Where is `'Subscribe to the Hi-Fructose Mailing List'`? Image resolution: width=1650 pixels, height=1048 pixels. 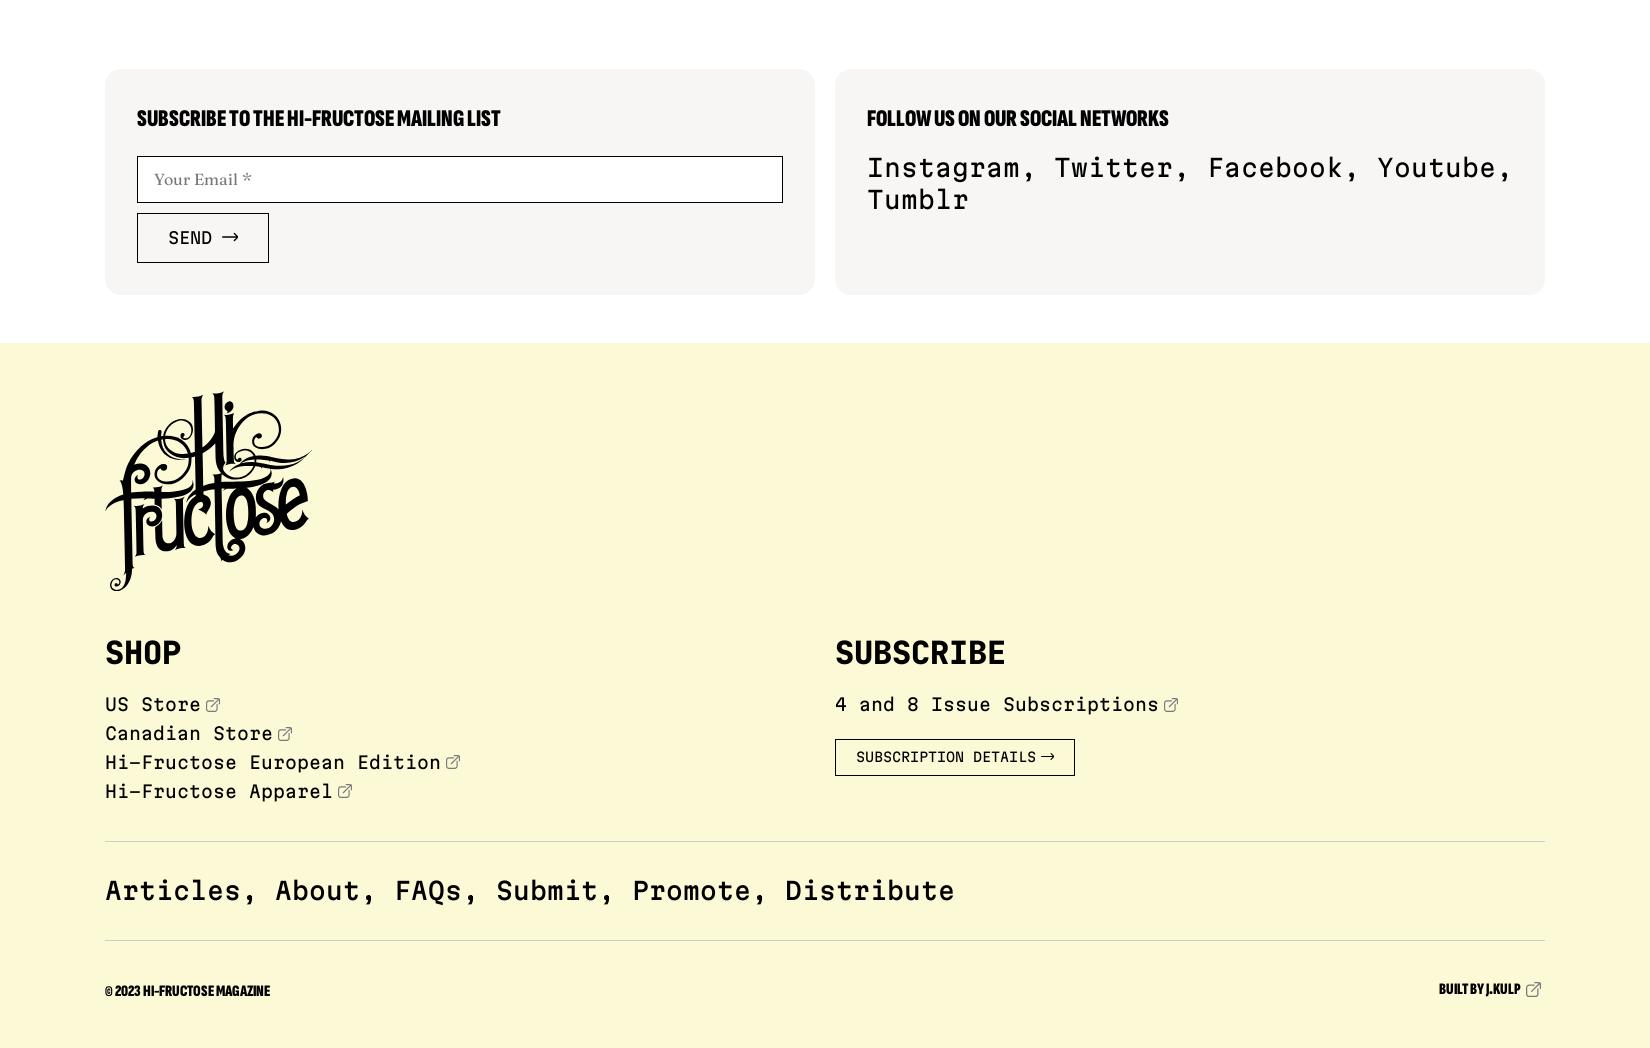
'Subscribe to the Hi-Fructose Mailing List' is located at coordinates (318, 117).